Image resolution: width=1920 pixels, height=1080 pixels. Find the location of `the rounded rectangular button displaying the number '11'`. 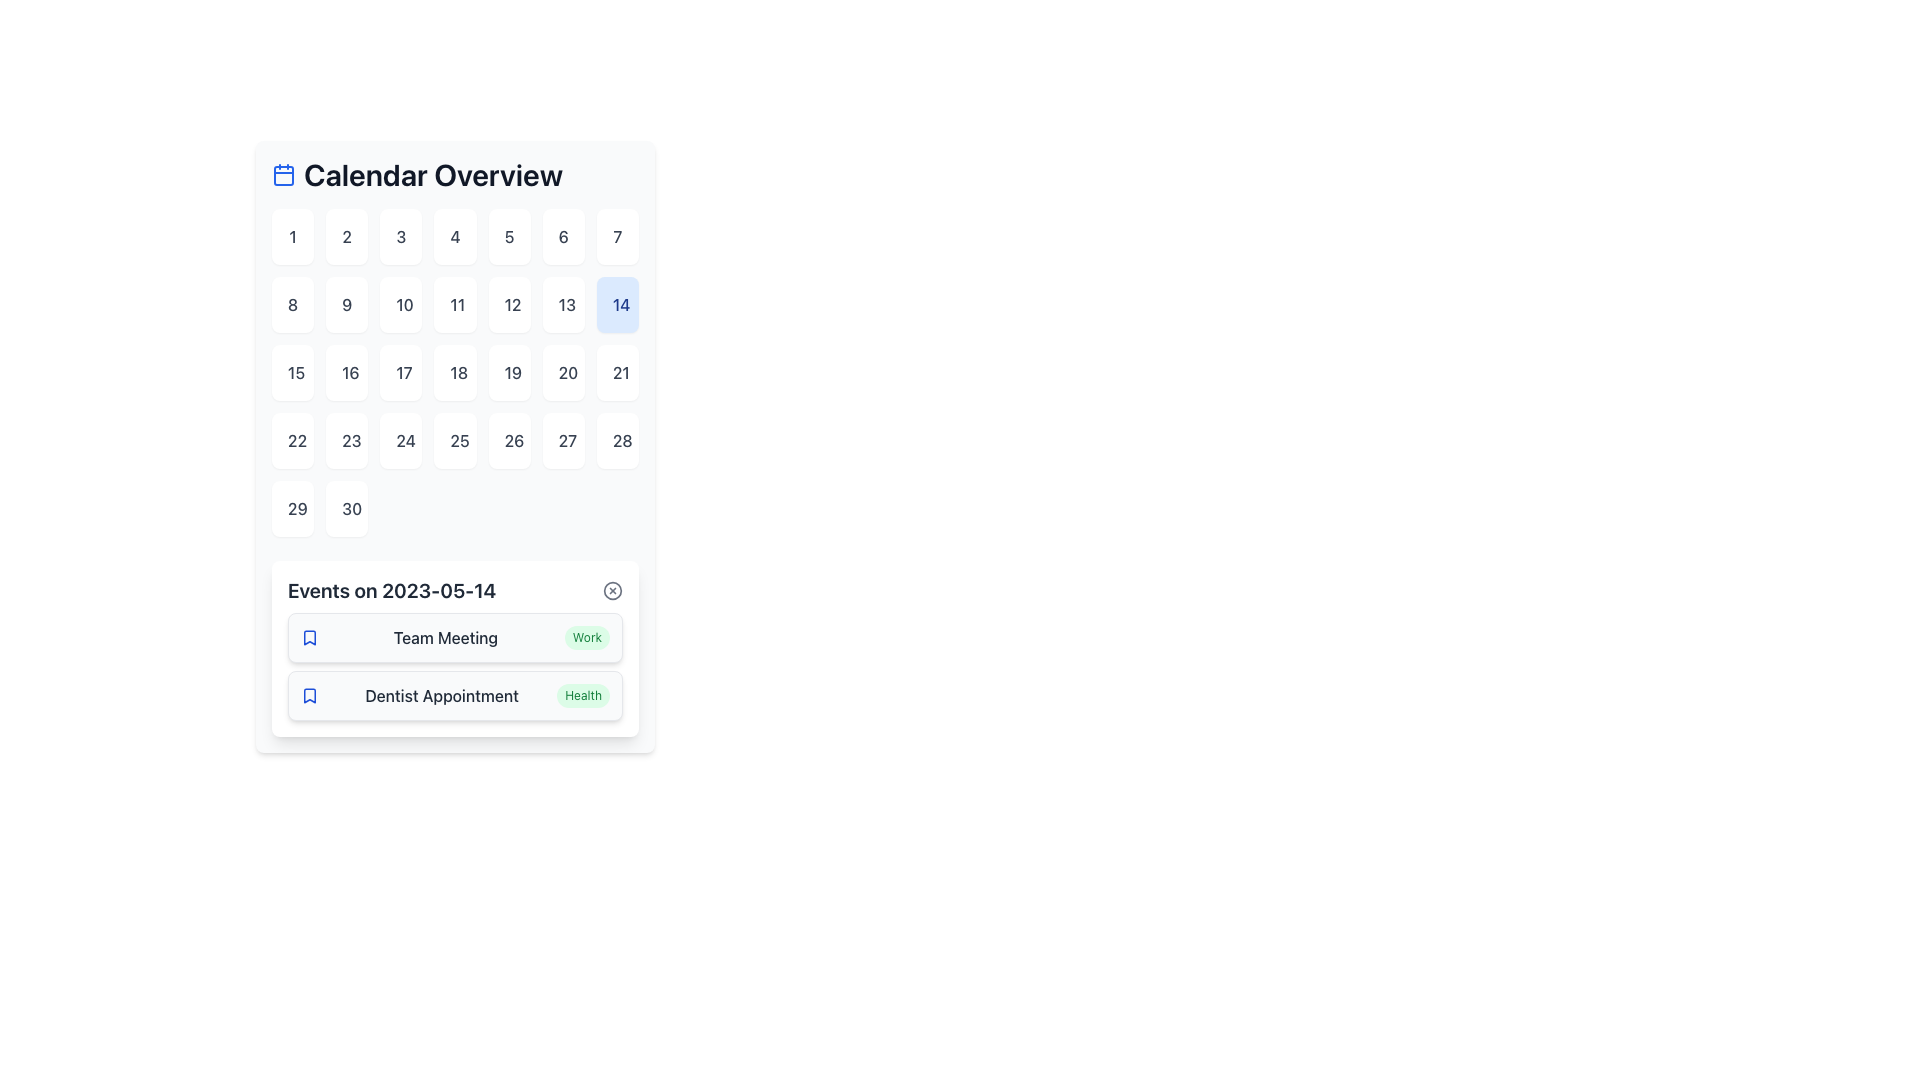

the rounded rectangular button displaying the number '11' is located at coordinates (454, 304).